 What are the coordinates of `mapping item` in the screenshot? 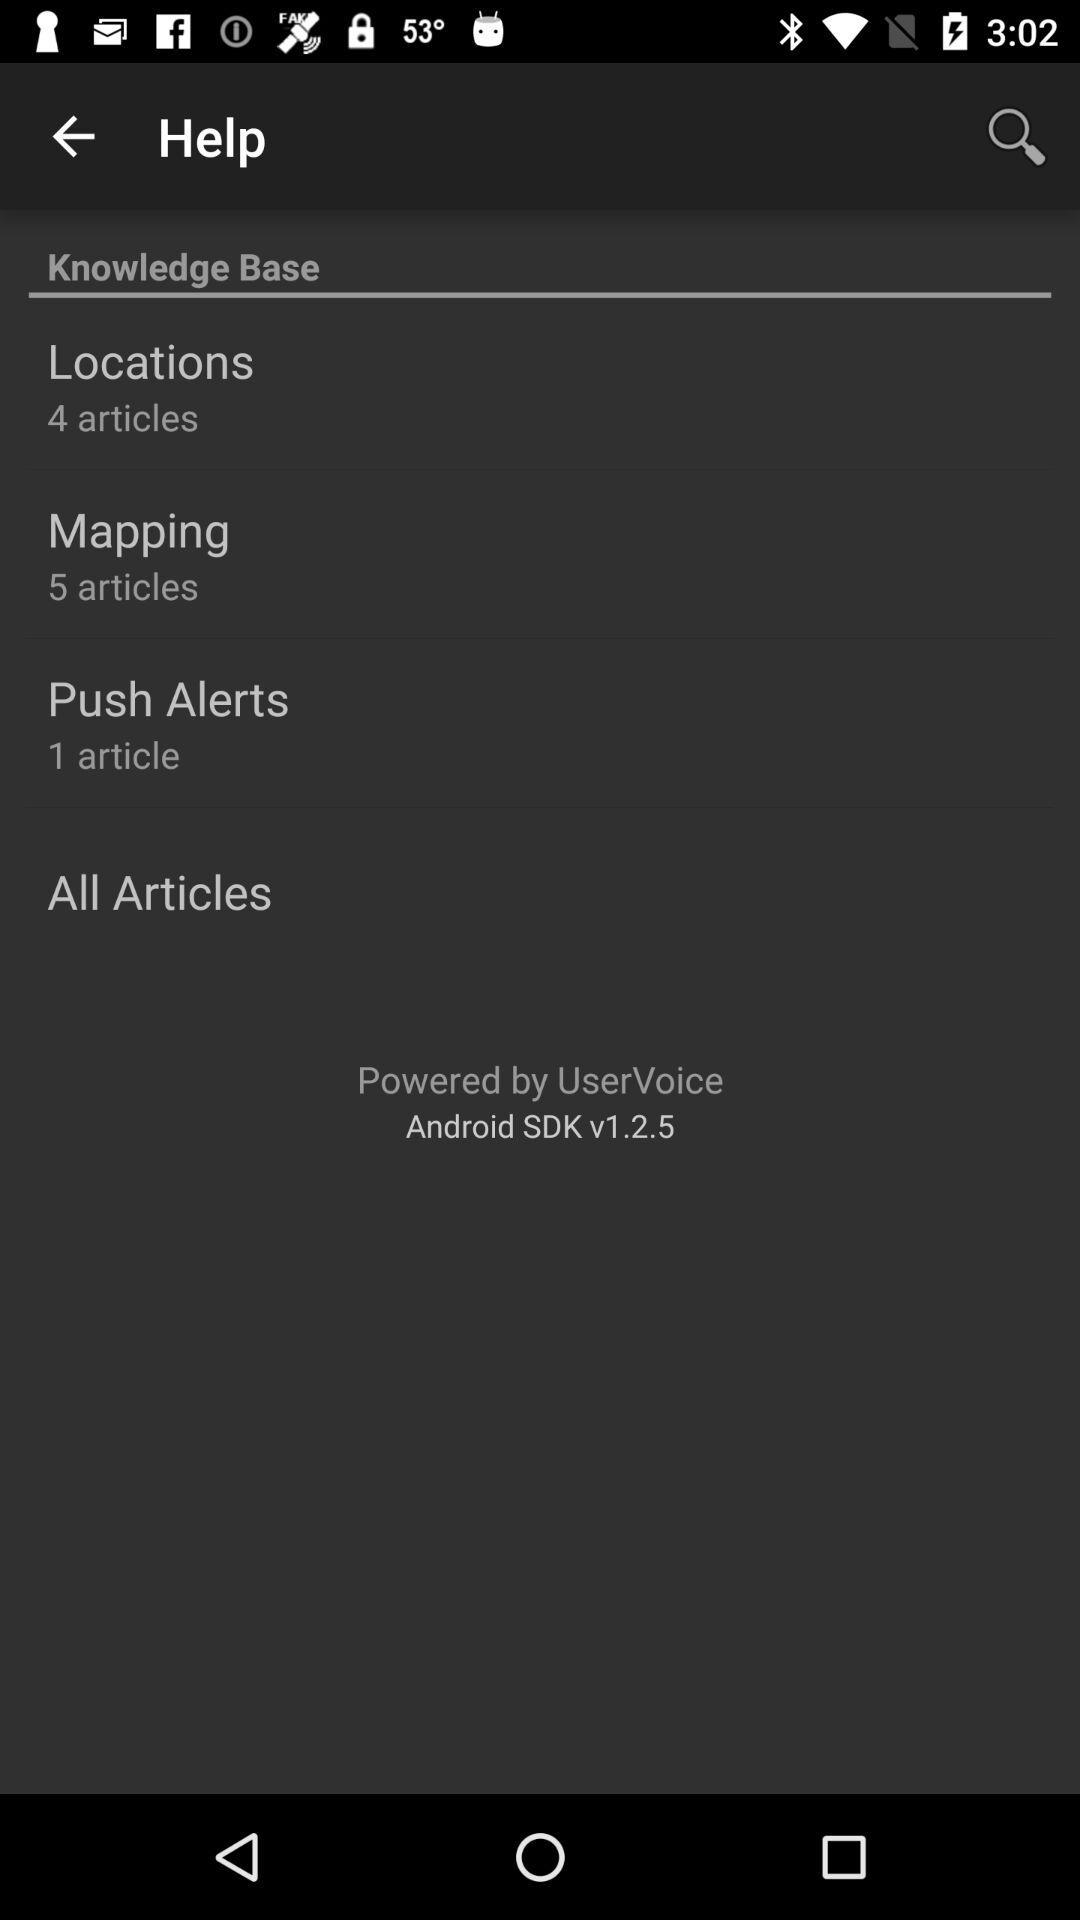 It's located at (137, 529).